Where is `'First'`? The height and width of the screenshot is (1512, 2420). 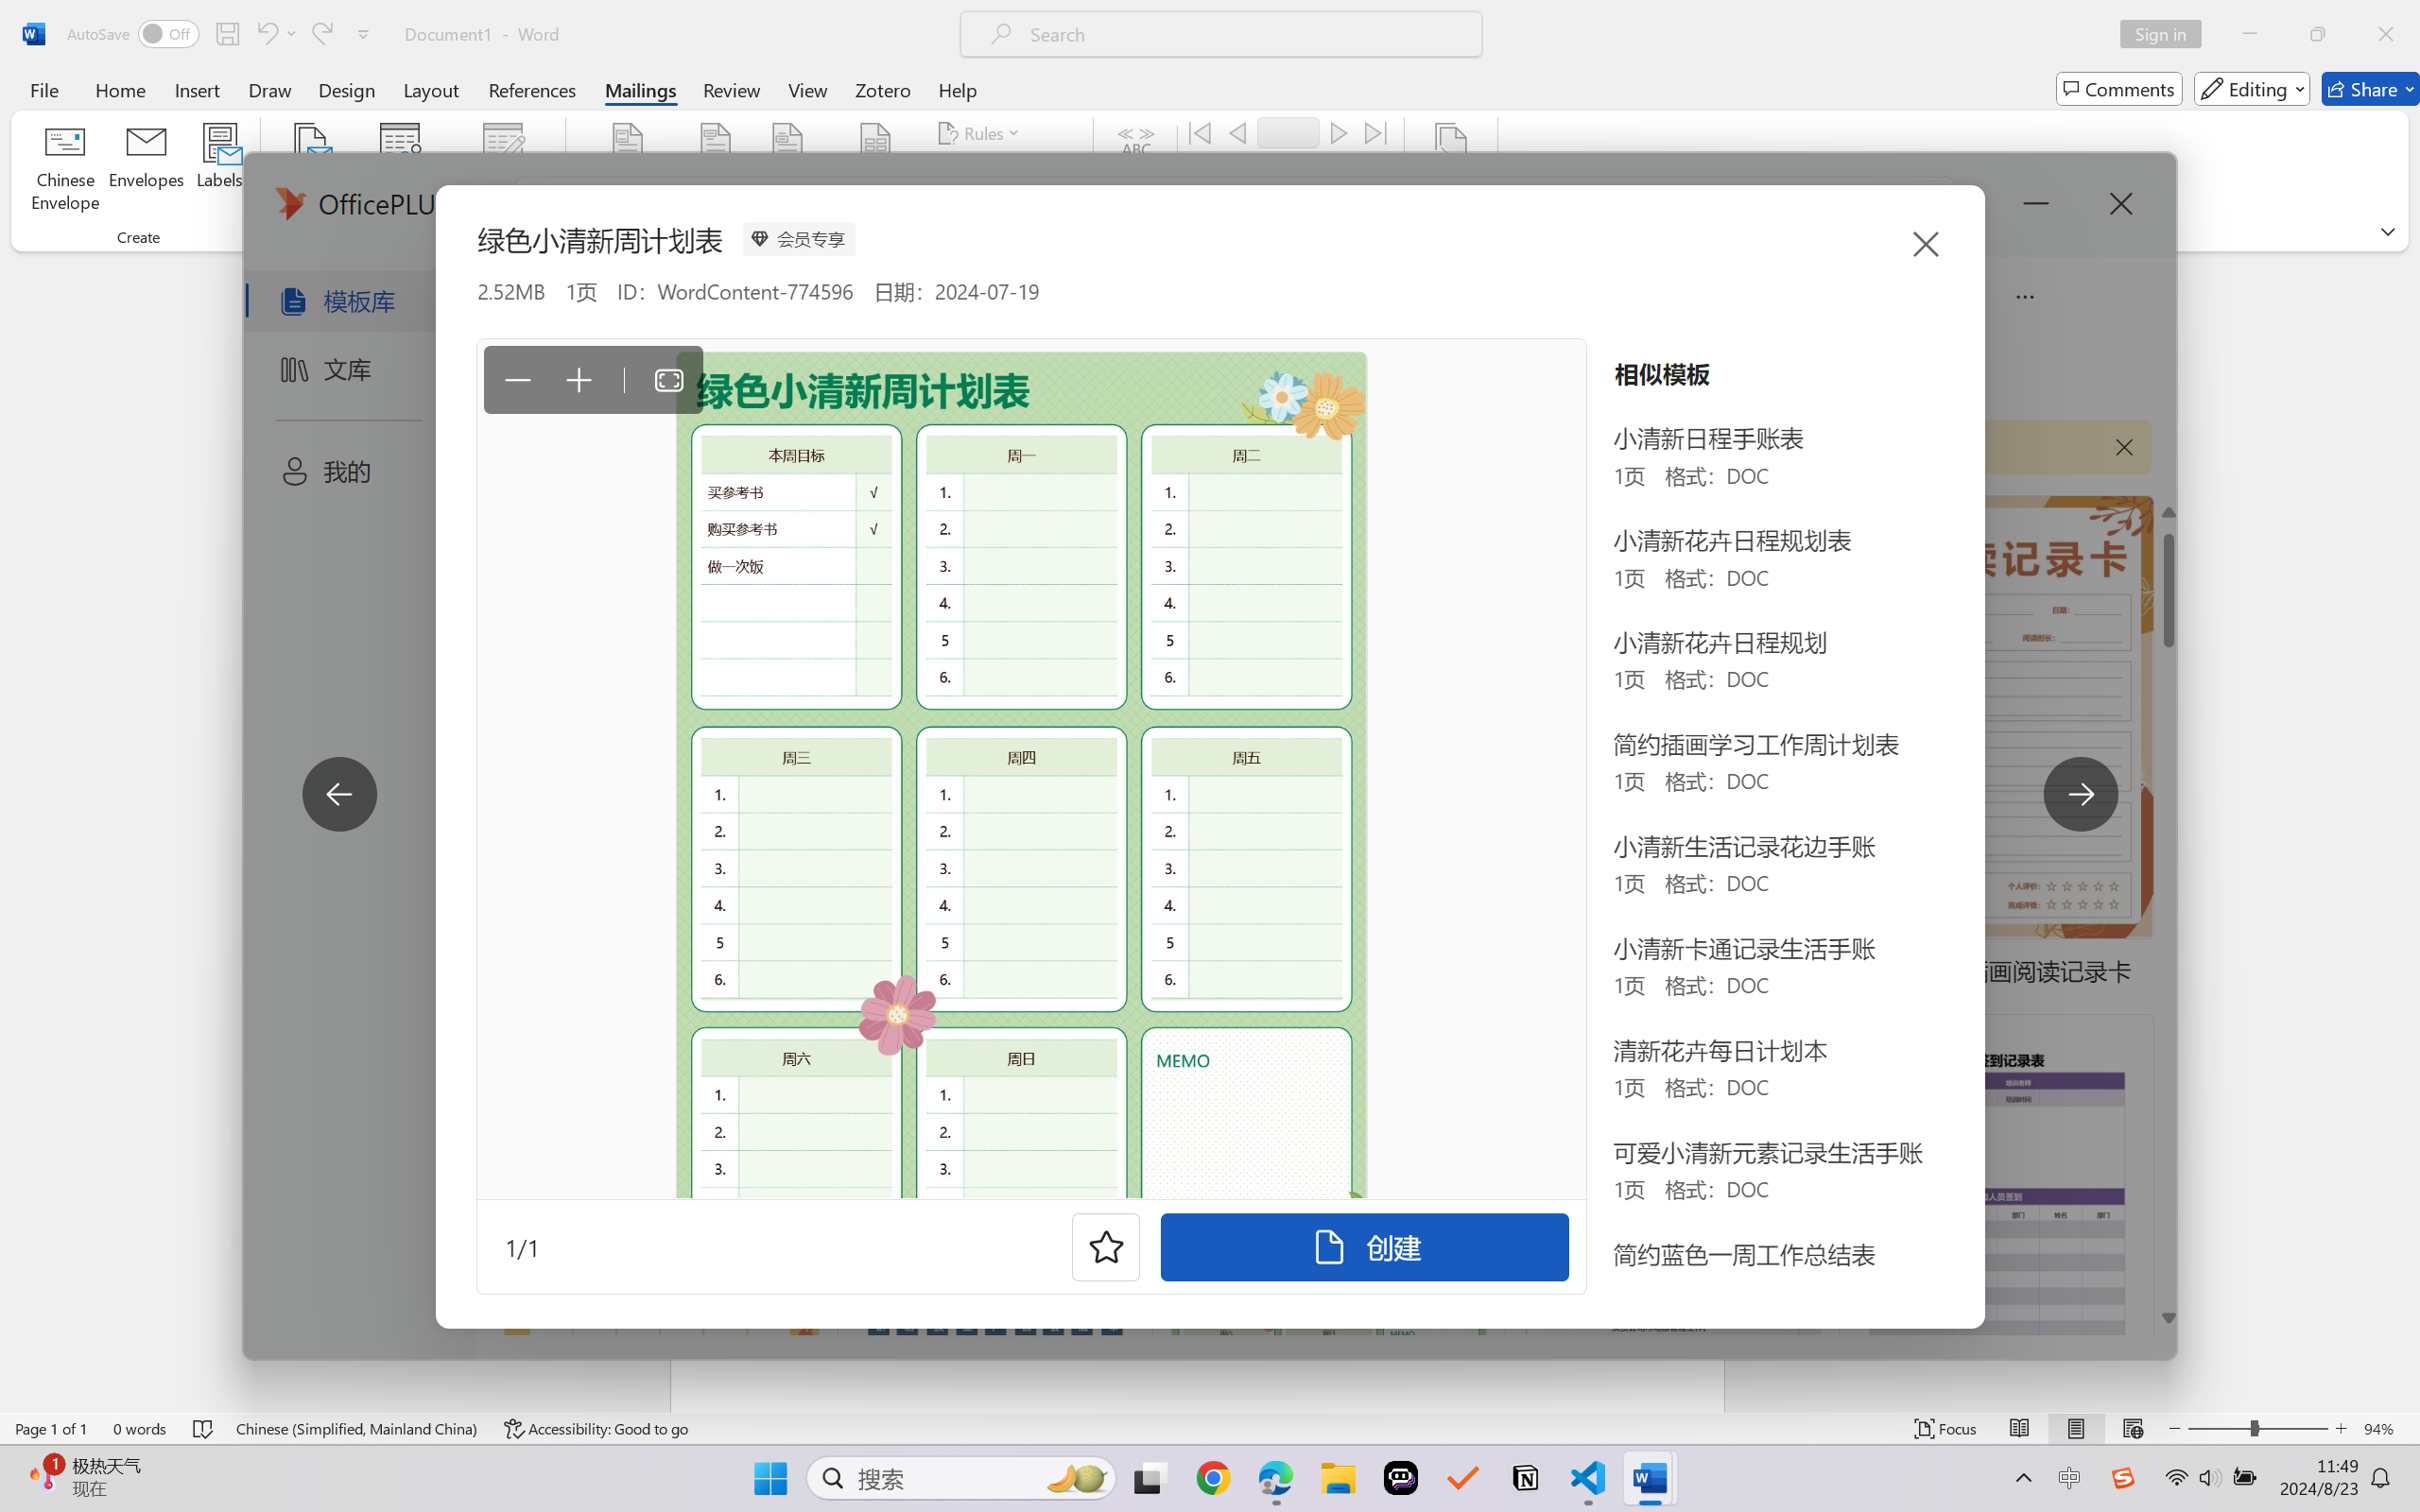
'First' is located at coordinates (1200, 131).